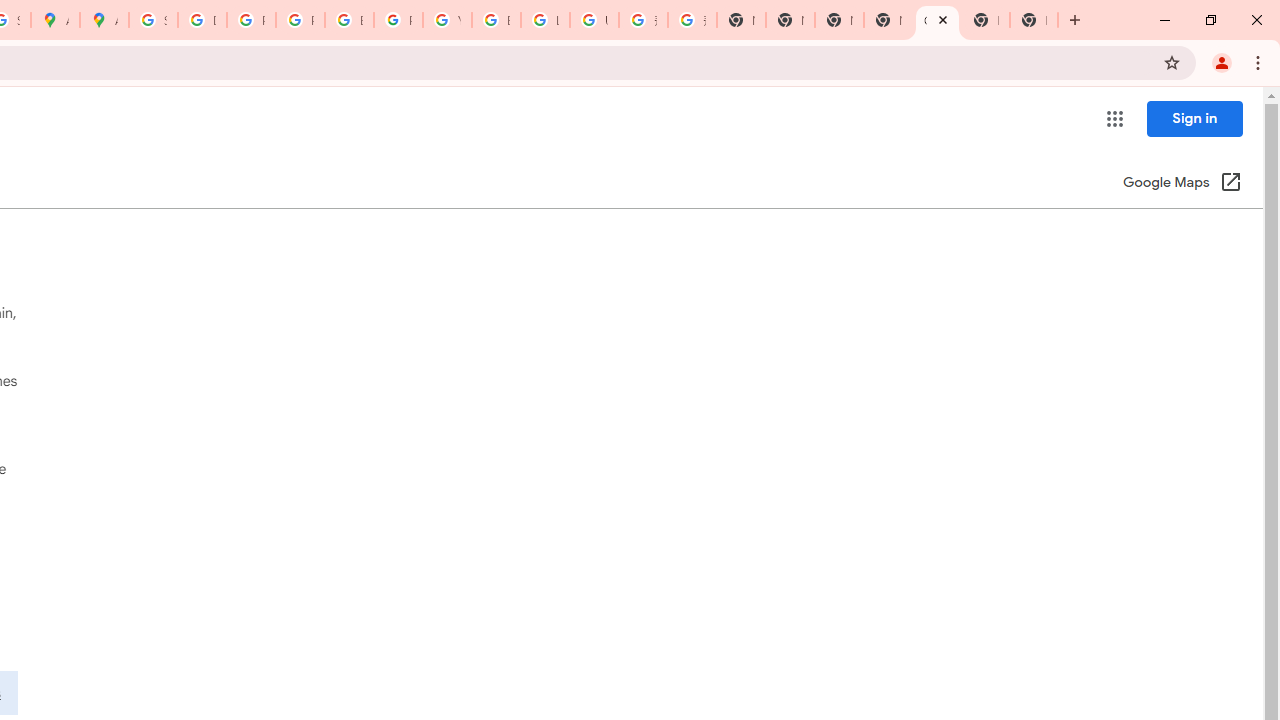 This screenshot has width=1280, height=720. Describe the element at coordinates (250, 20) in the screenshot. I see `'Privacy Help Center - Policies Help'` at that location.